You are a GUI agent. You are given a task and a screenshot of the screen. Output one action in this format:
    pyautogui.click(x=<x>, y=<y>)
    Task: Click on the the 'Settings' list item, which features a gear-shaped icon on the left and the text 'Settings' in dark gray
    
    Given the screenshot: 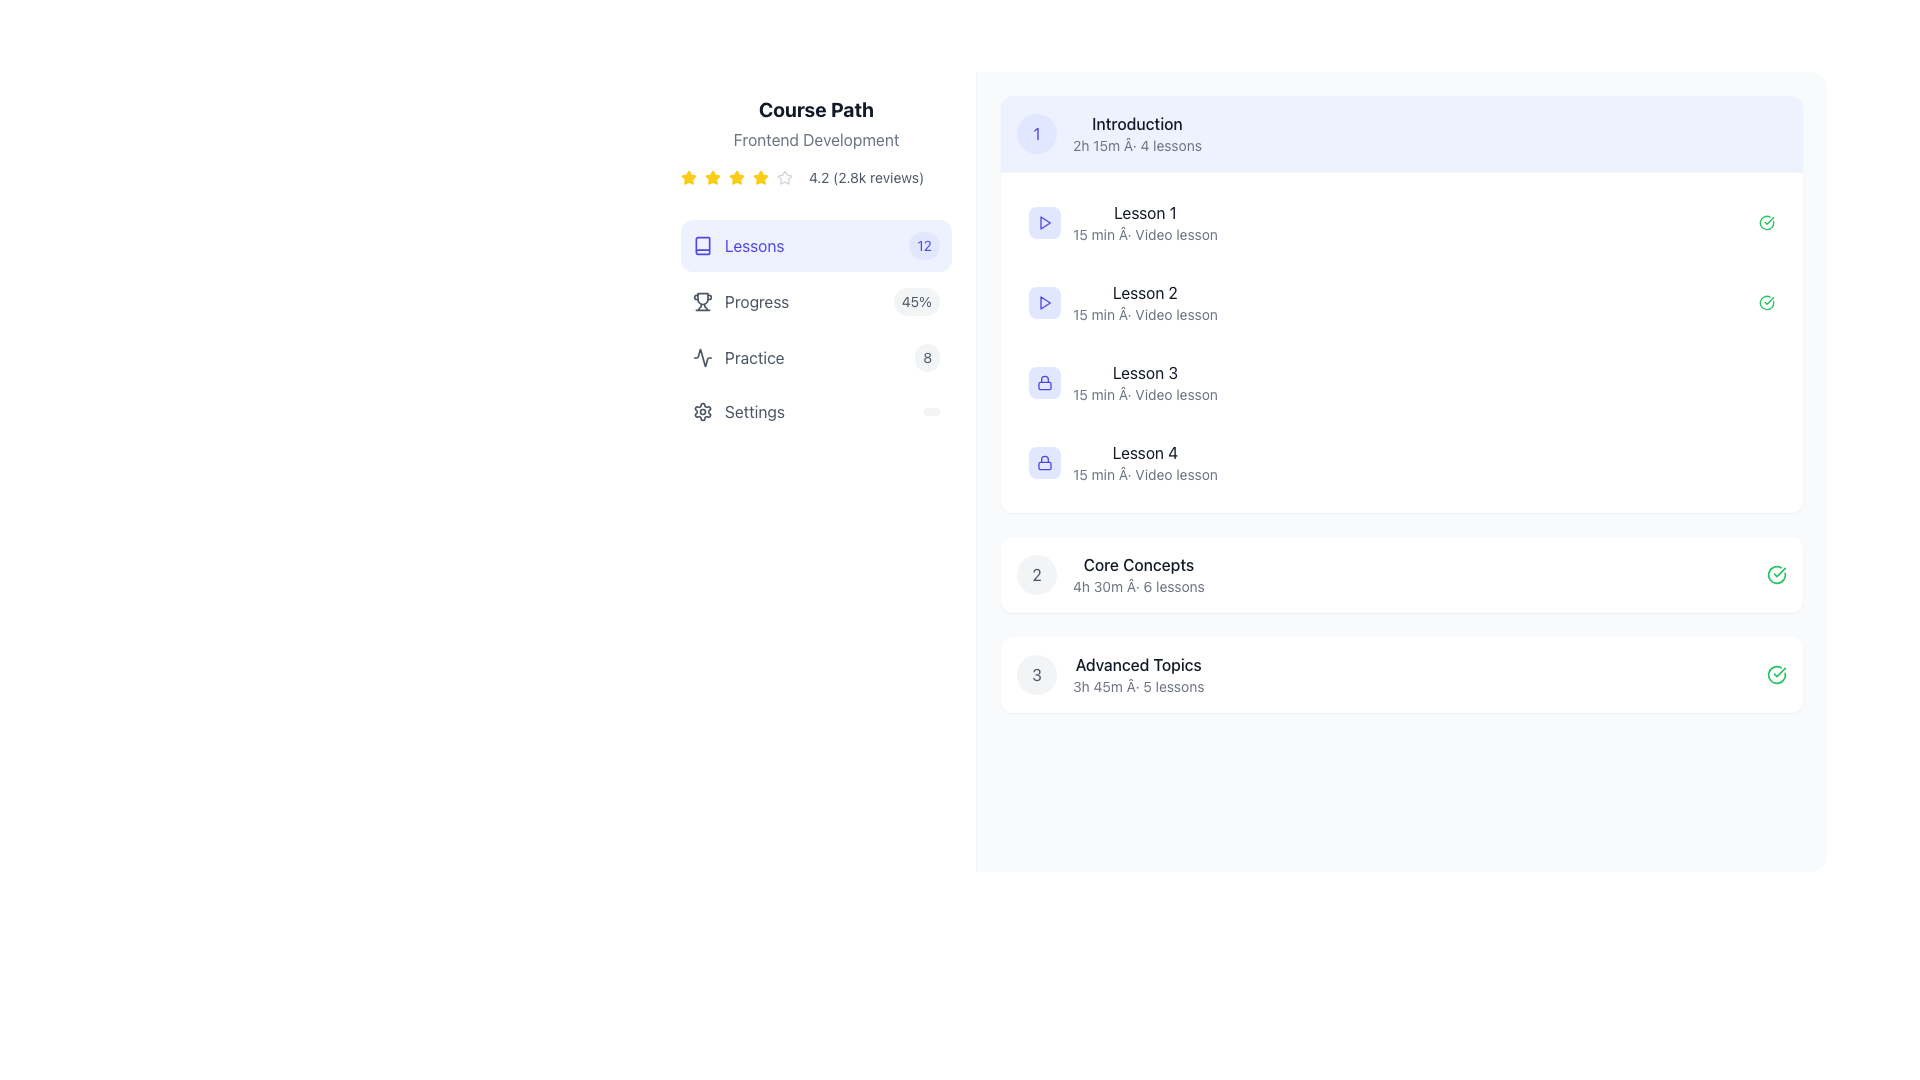 What is the action you would take?
    pyautogui.click(x=738, y=411)
    